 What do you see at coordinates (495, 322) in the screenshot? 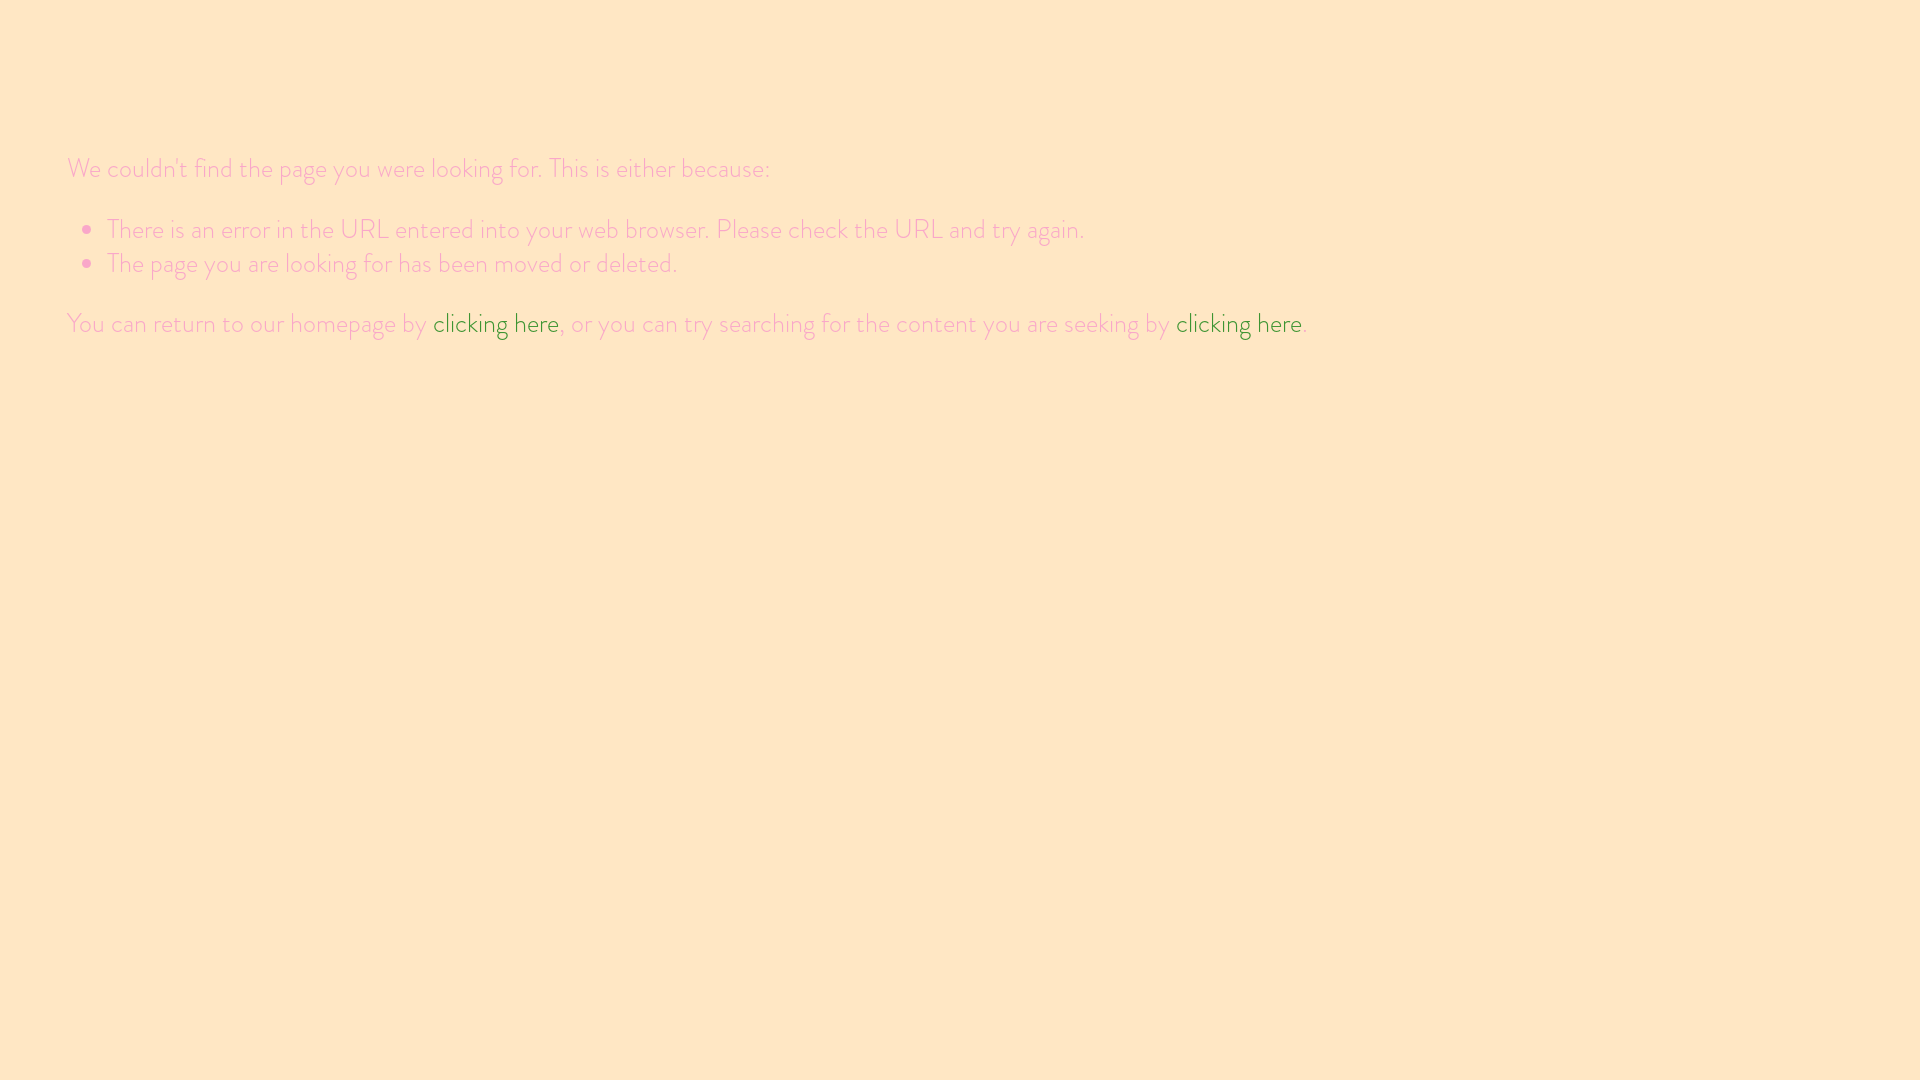
I see `'clicking here'` at bounding box center [495, 322].